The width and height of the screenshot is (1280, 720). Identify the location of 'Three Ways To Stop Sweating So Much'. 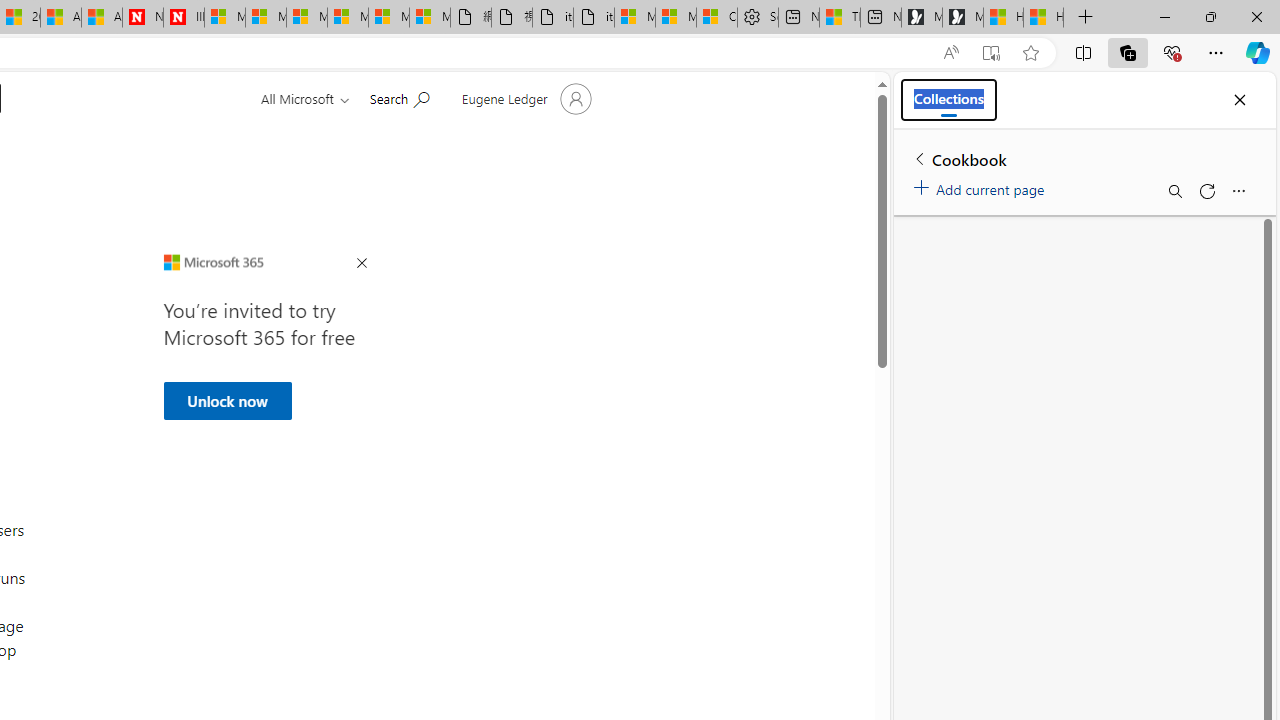
(840, 17).